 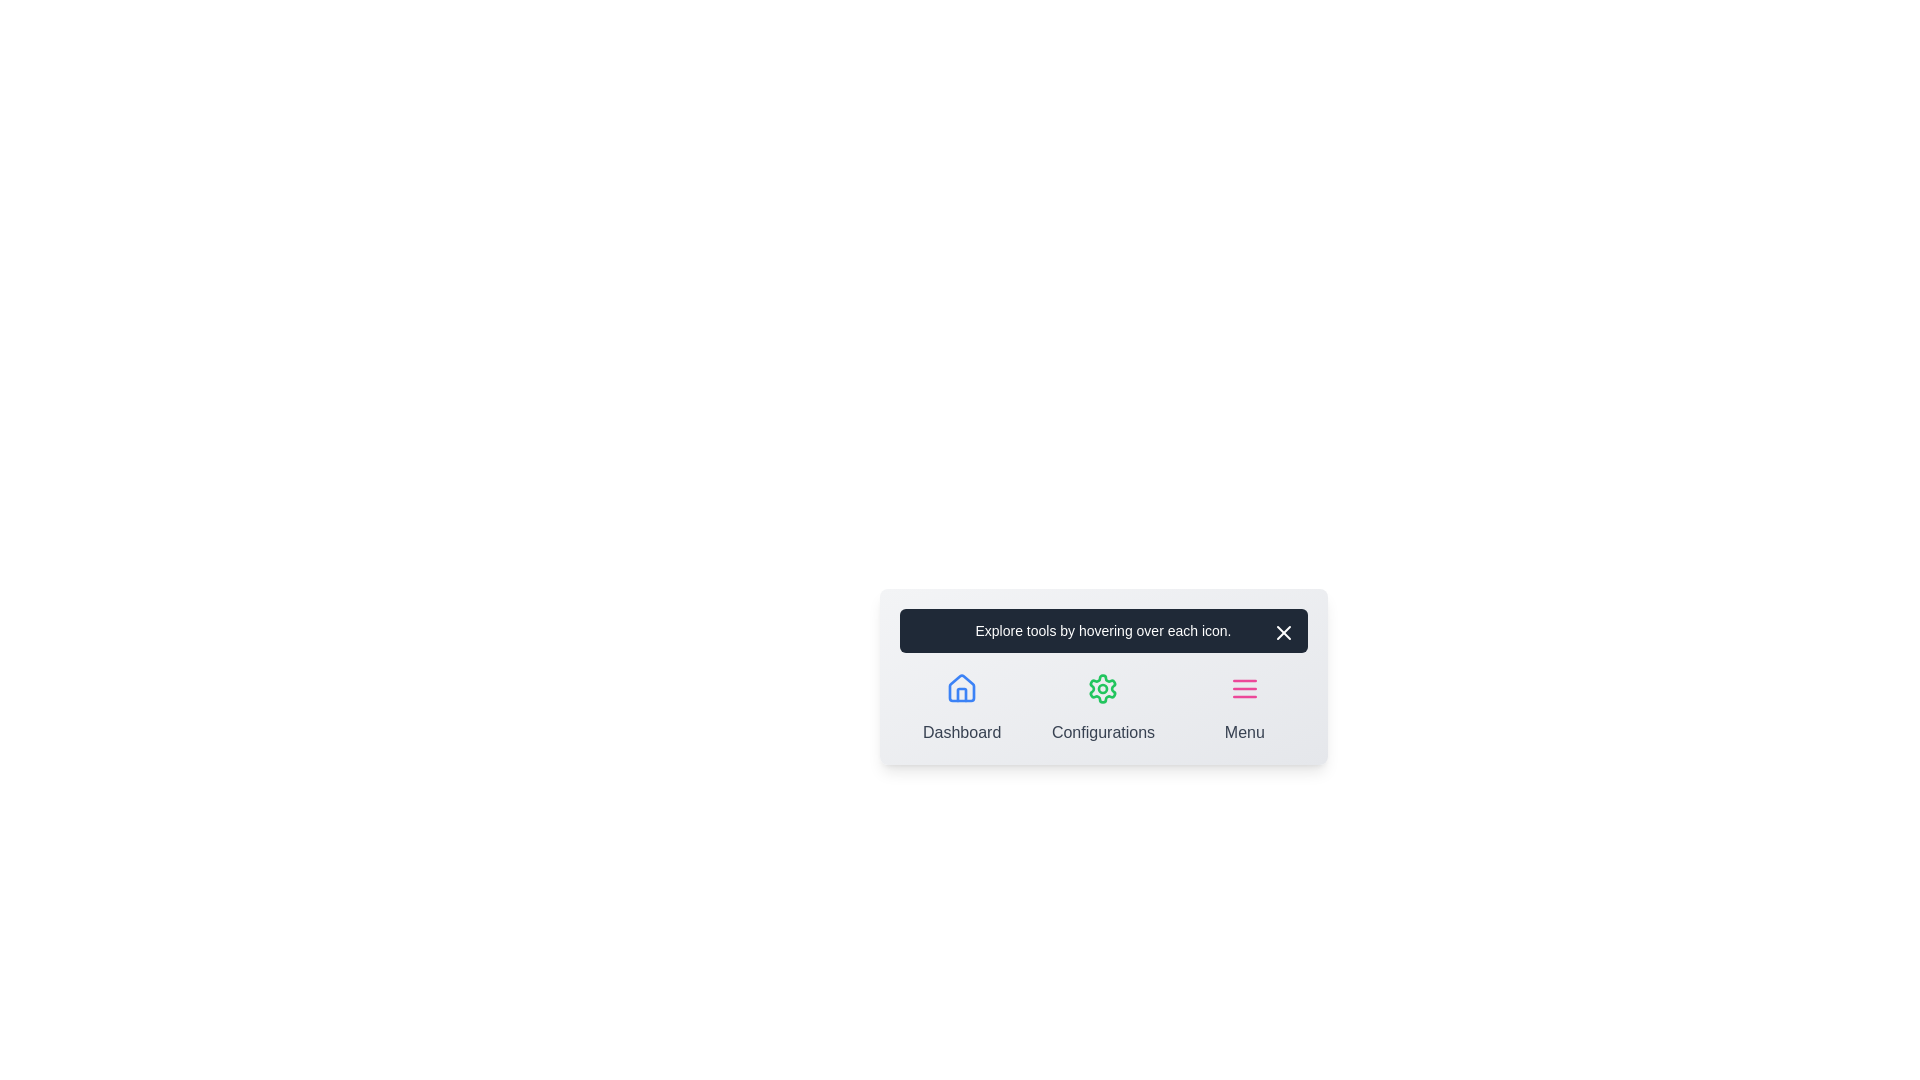 What do you see at coordinates (1102, 688) in the screenshot?
I see `the 'Configurations' icon` at bounding box center [1102, 688].